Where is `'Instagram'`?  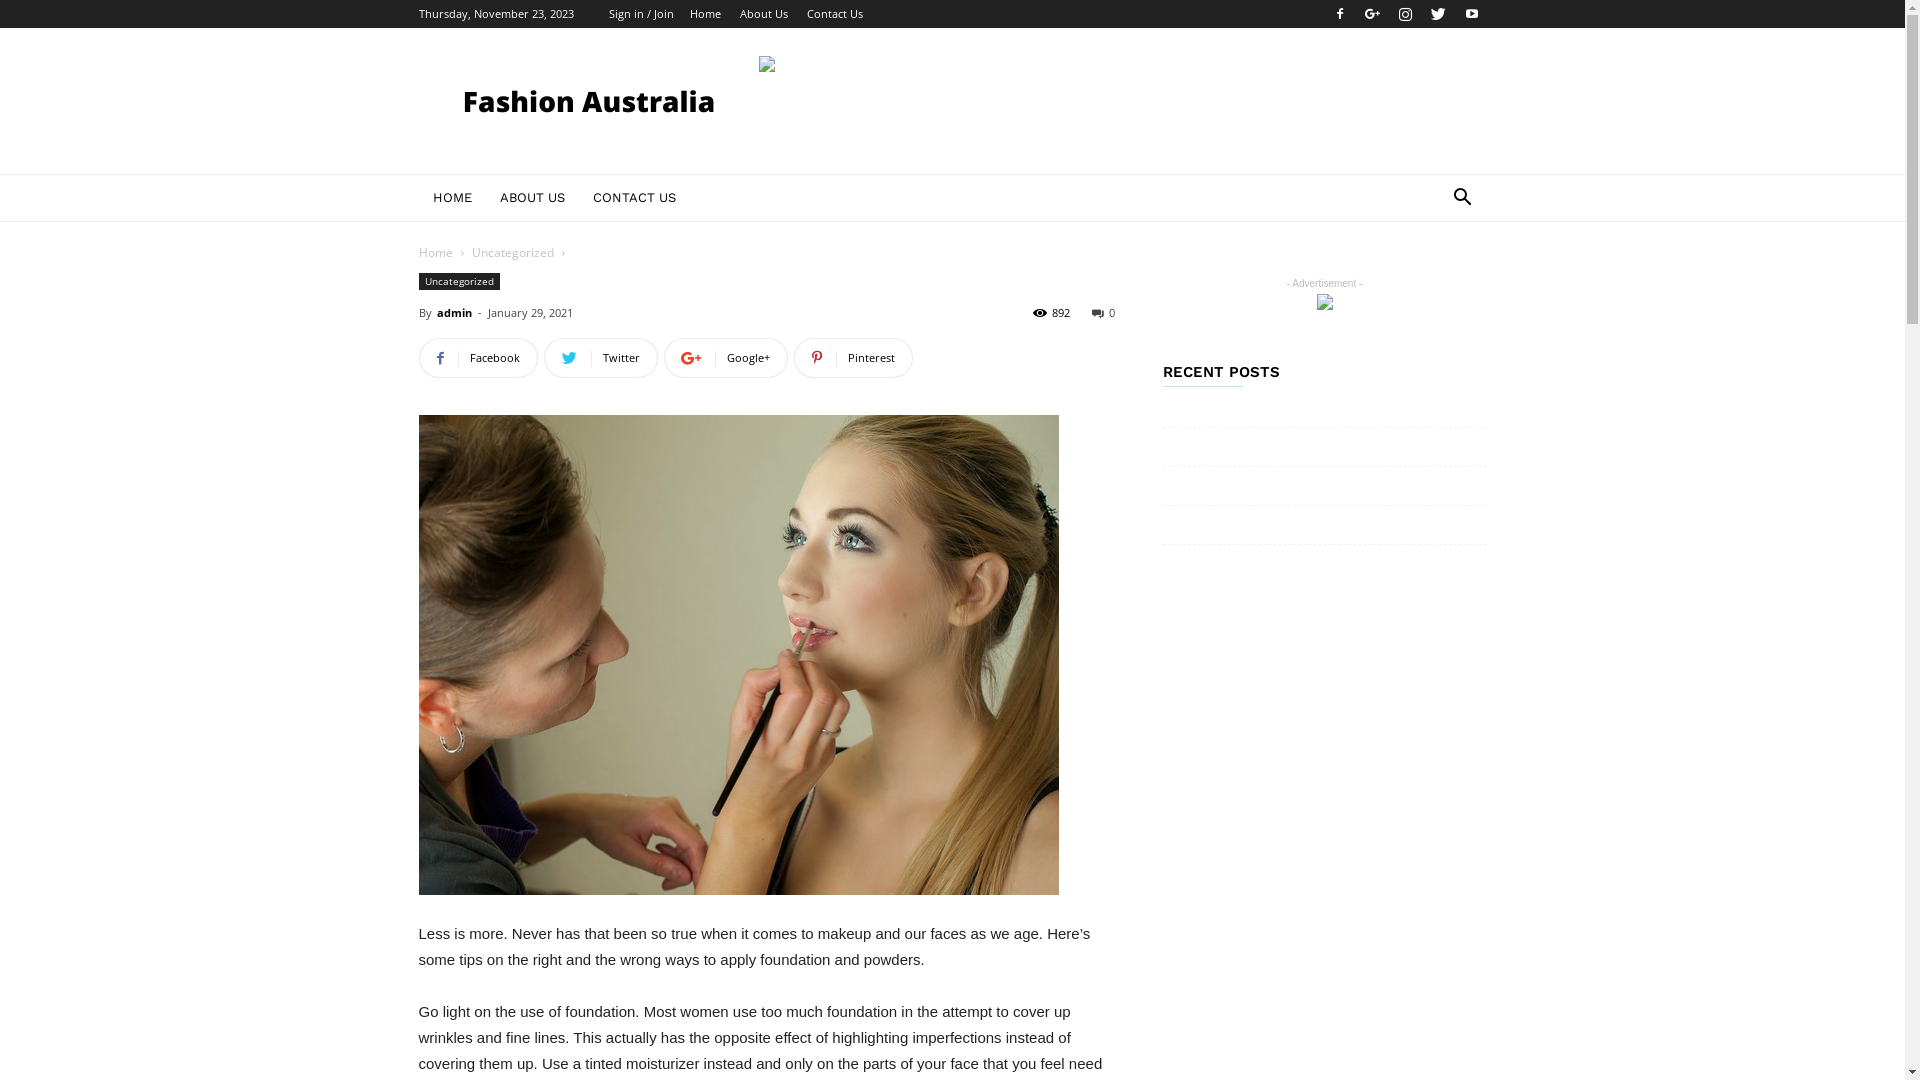 'Instagram' is located at coordinates (1404, 14).